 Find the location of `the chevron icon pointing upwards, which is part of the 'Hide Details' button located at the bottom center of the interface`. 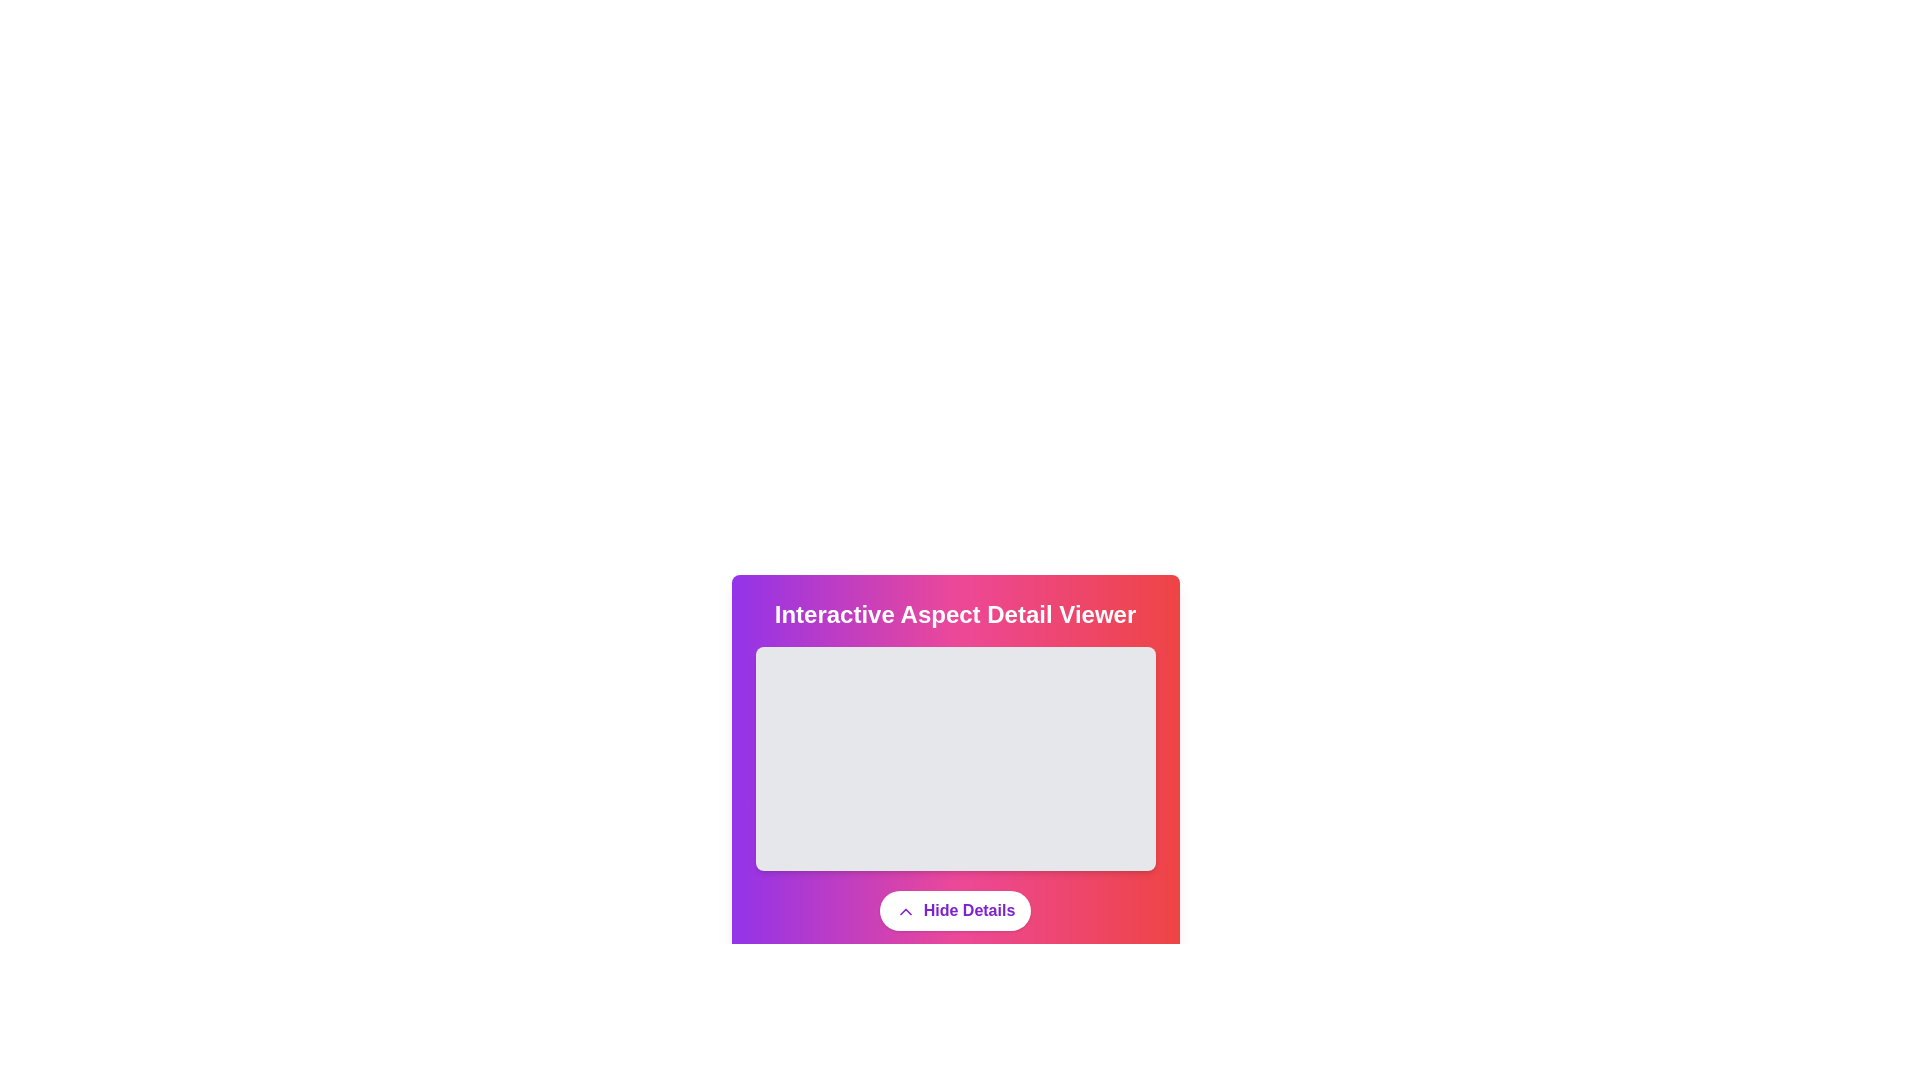

the chevron icon pointing upwards, which is part of the 'Hide Details' button located at the bottom center of the interface is located at coordinates (904, 911).